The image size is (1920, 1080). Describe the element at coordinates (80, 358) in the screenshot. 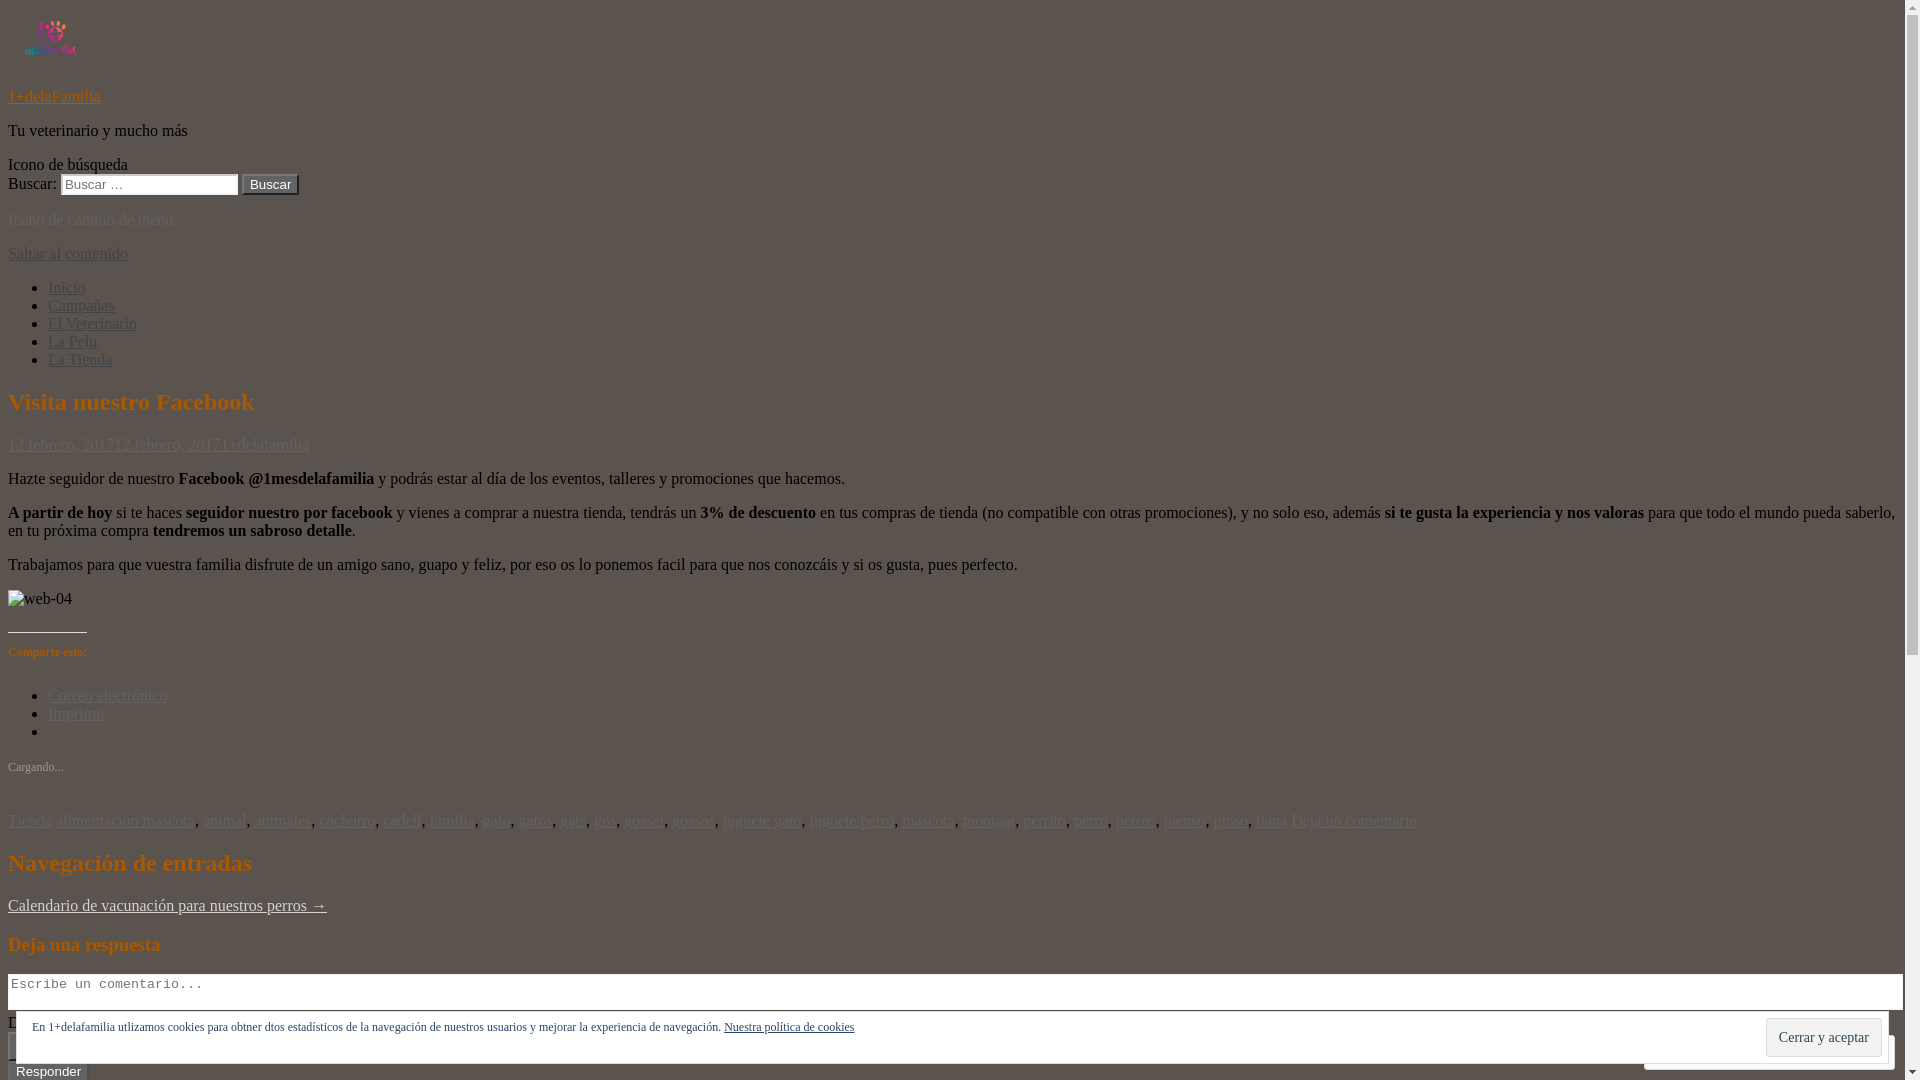

I see `'La Tienda'` at that location.